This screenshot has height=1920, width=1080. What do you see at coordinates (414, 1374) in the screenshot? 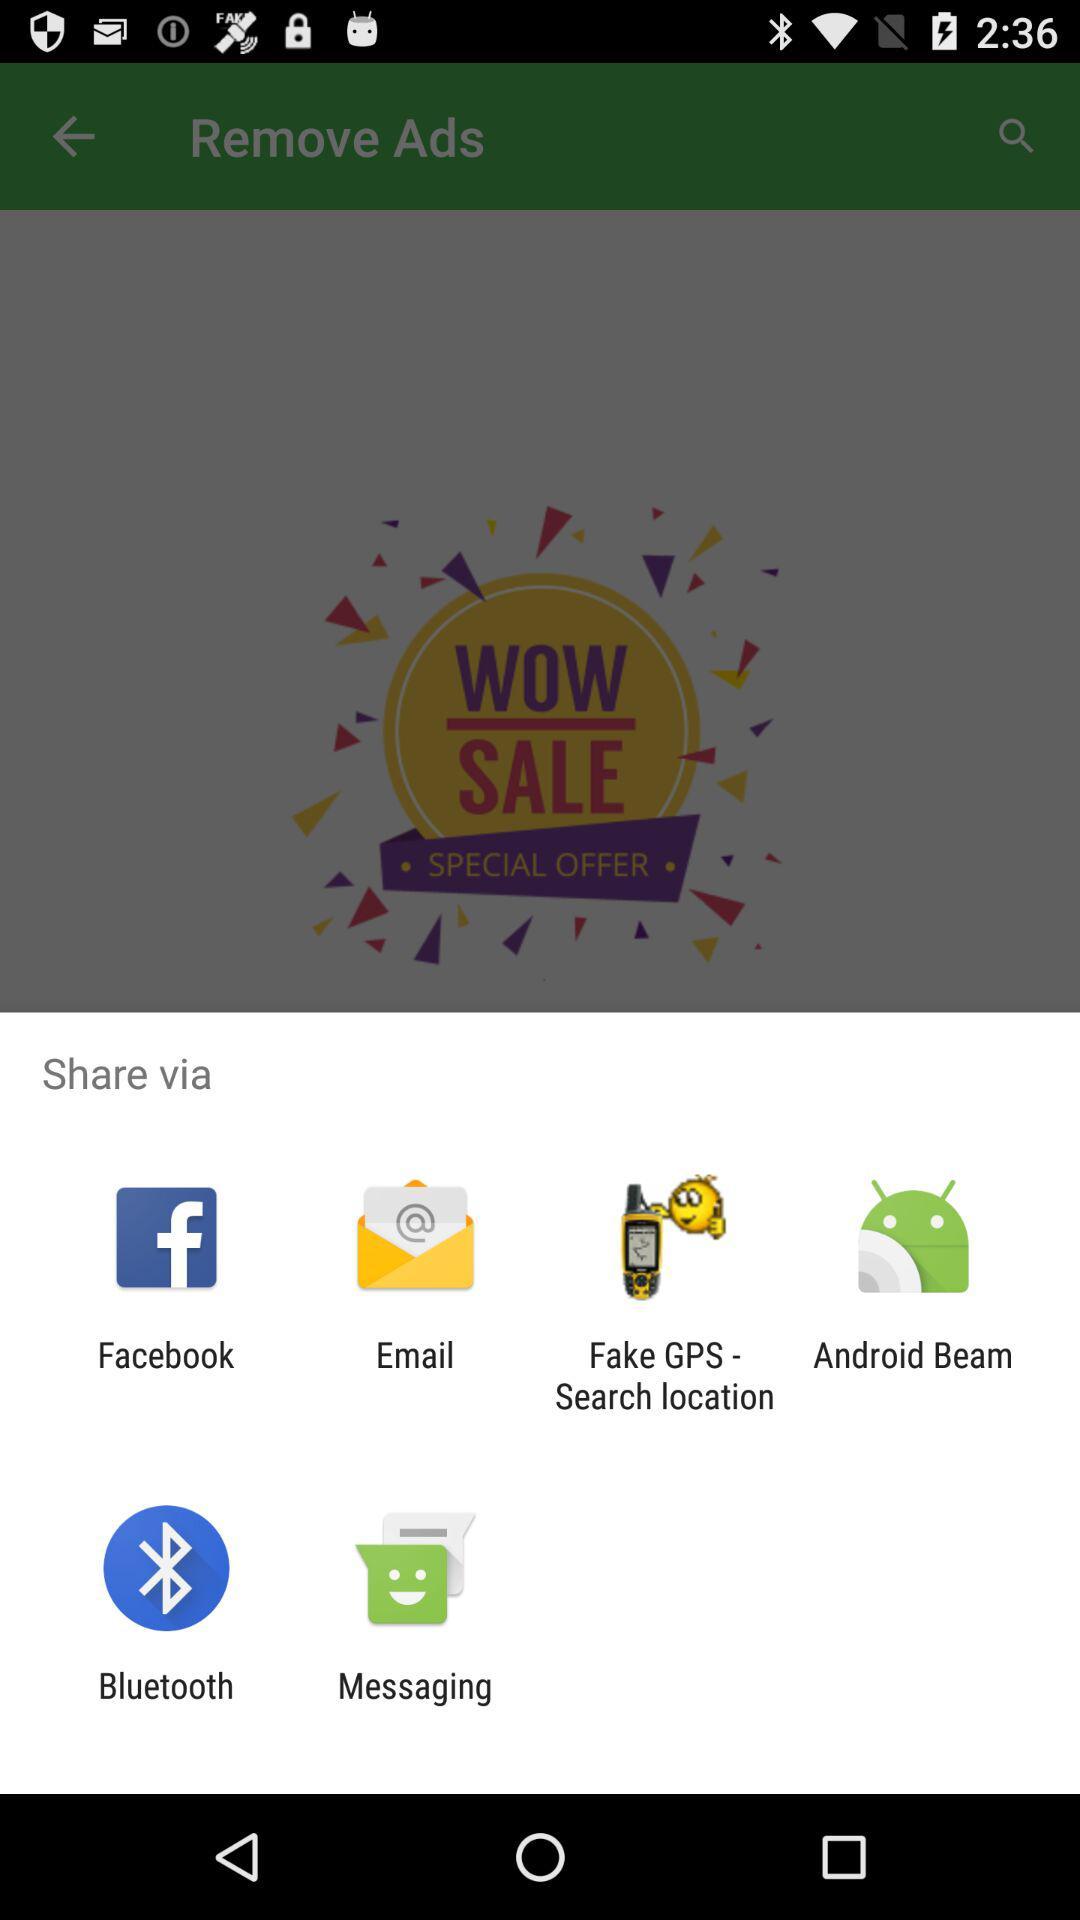
I see `the app next to the fake gps search item` at bounding box center [414, 1374].